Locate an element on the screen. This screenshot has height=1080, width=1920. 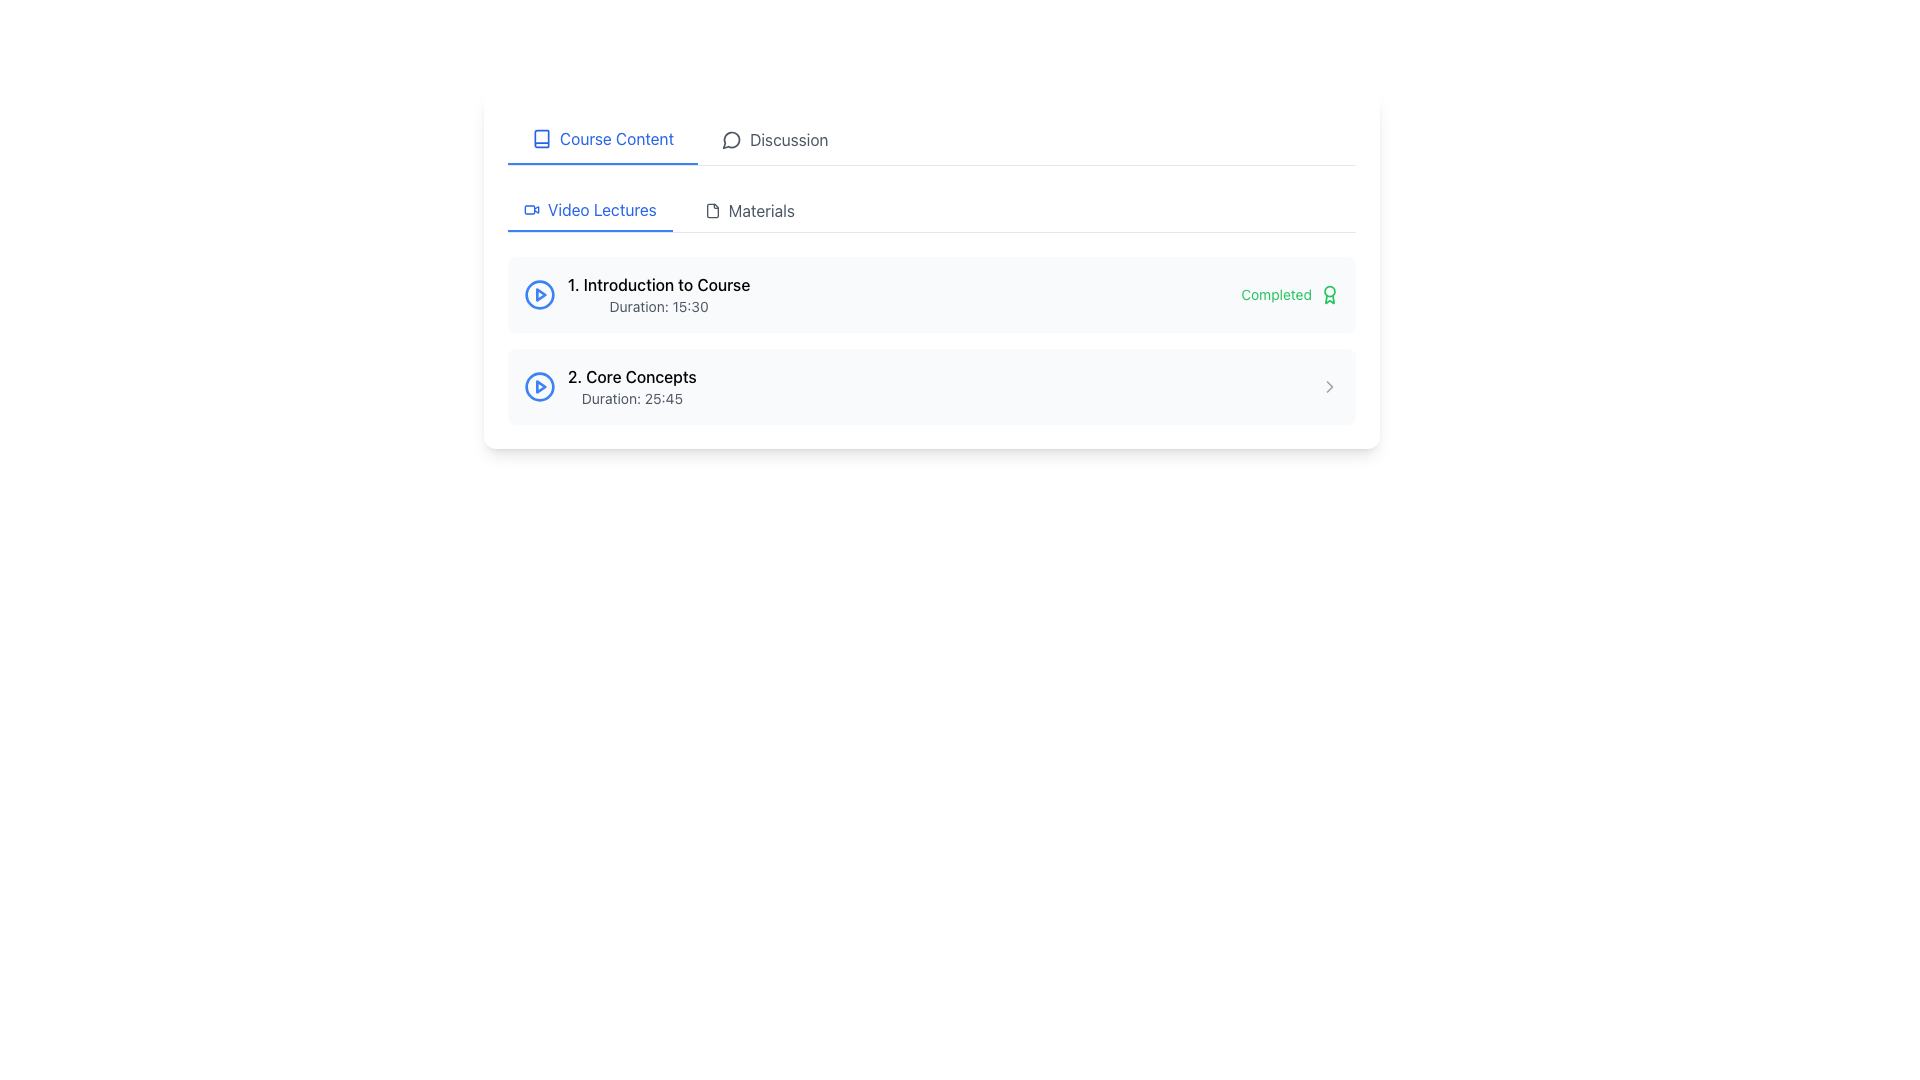
the text display titled '1. Introduction to Course' is located at coordinates (659, 294).